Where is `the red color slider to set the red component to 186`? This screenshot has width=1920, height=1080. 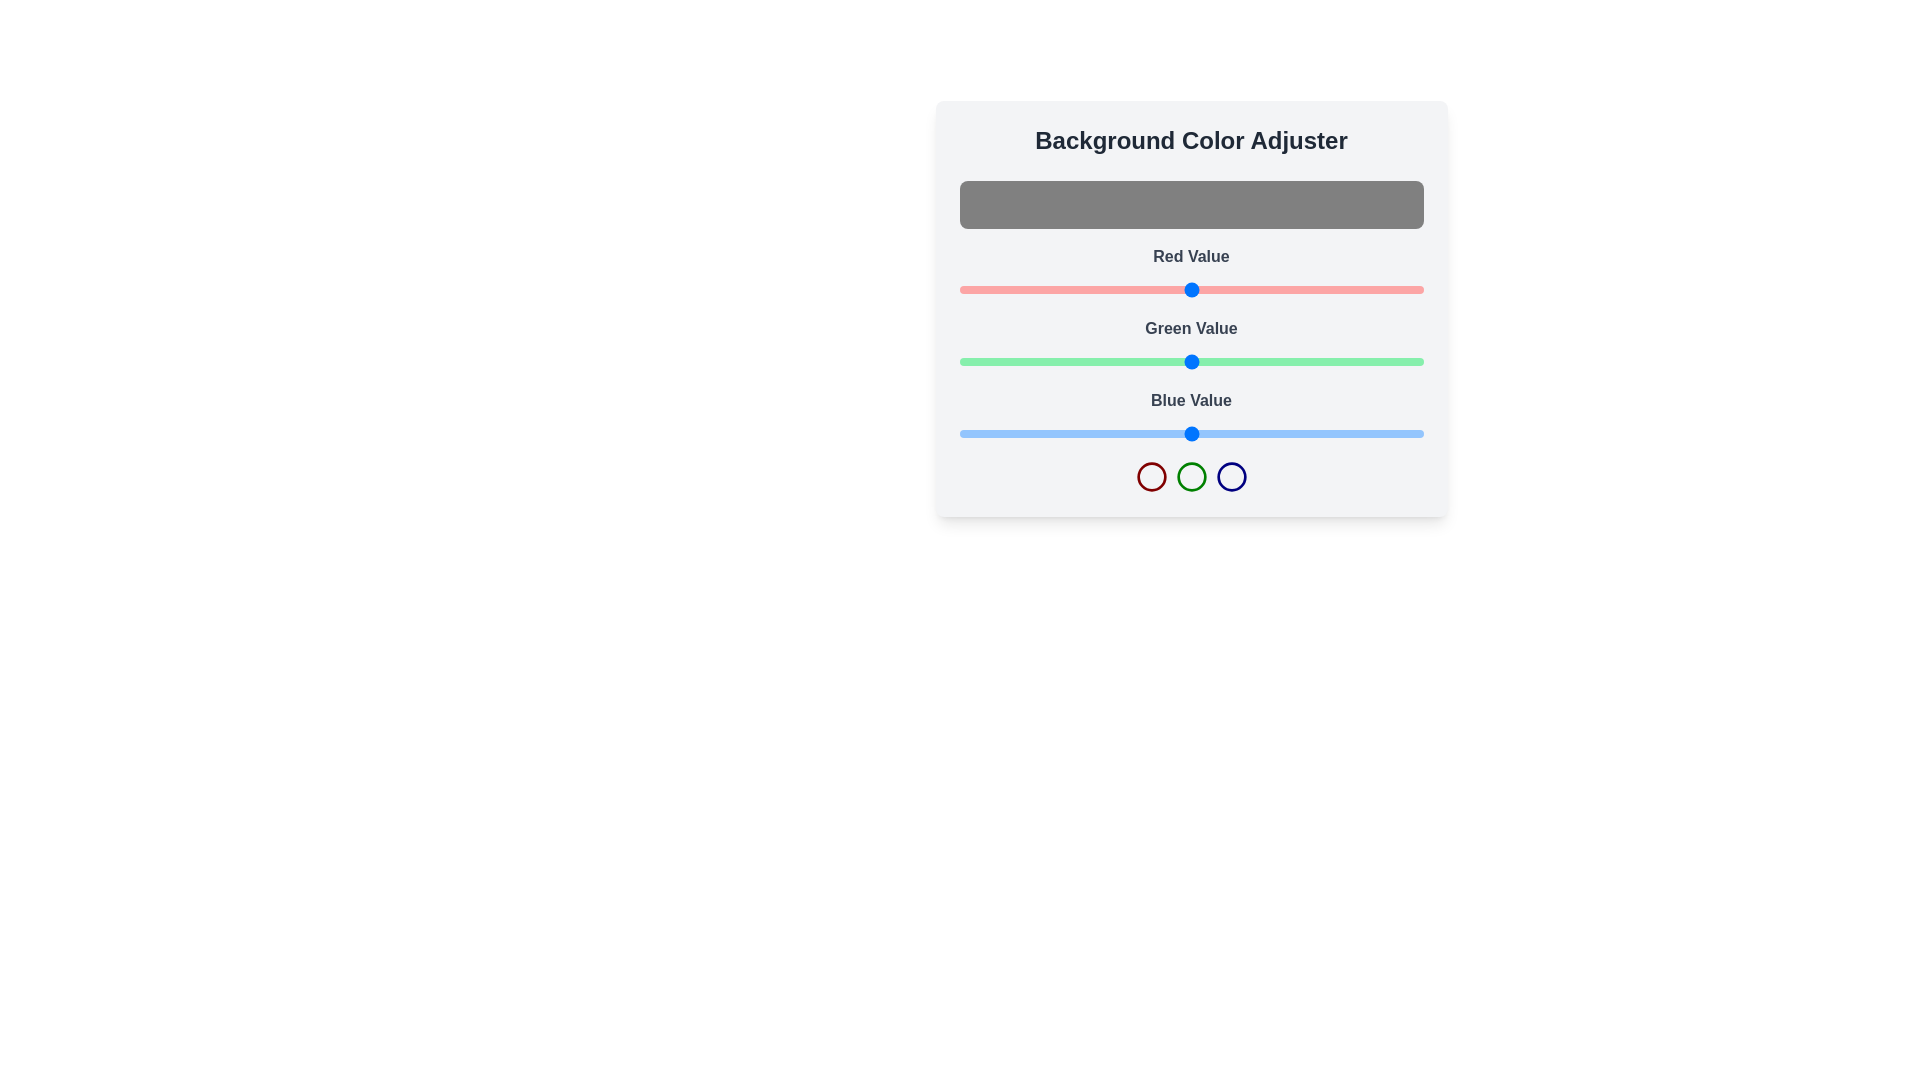 the red color slider to set the red component to 186 is located at coordinates (1297, 289).